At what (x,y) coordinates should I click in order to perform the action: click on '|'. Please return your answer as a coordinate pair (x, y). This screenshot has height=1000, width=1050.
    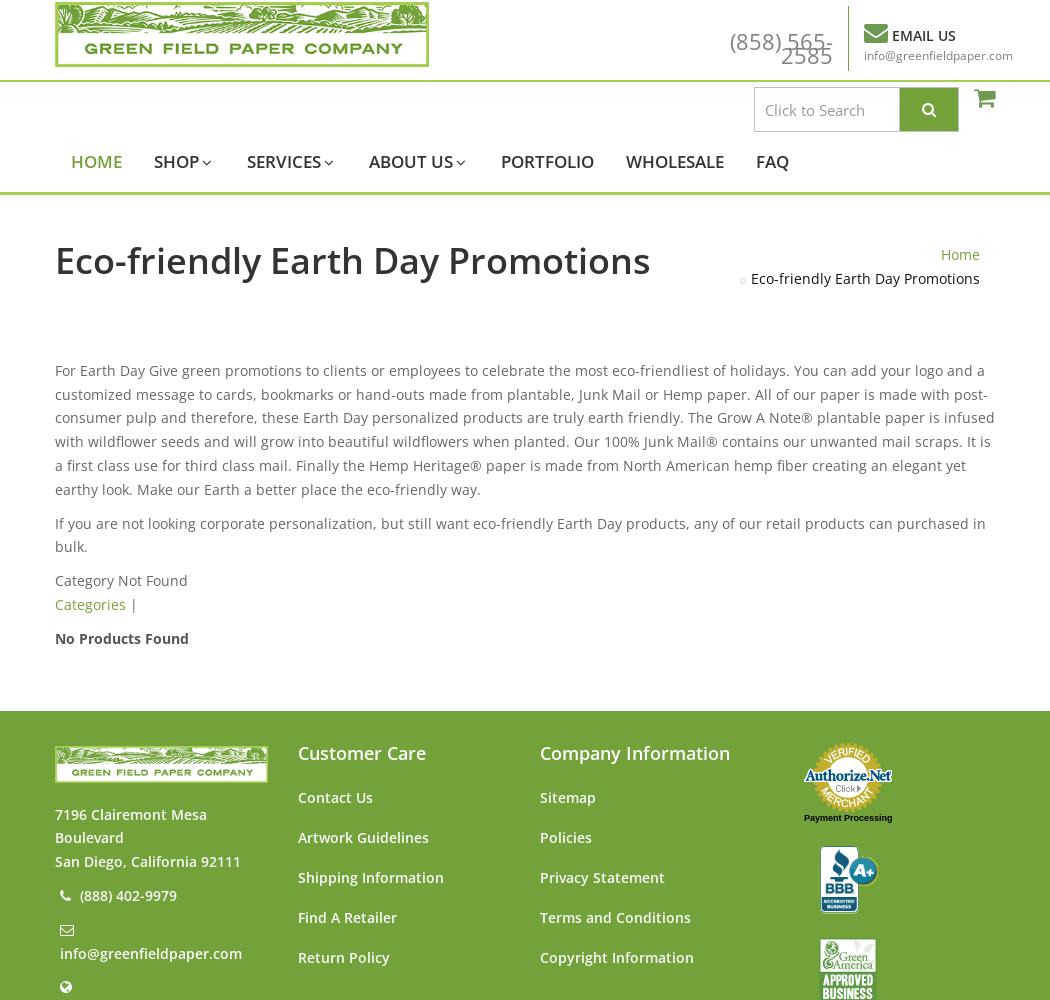
    Looking at the image, I should click on (125, 603).